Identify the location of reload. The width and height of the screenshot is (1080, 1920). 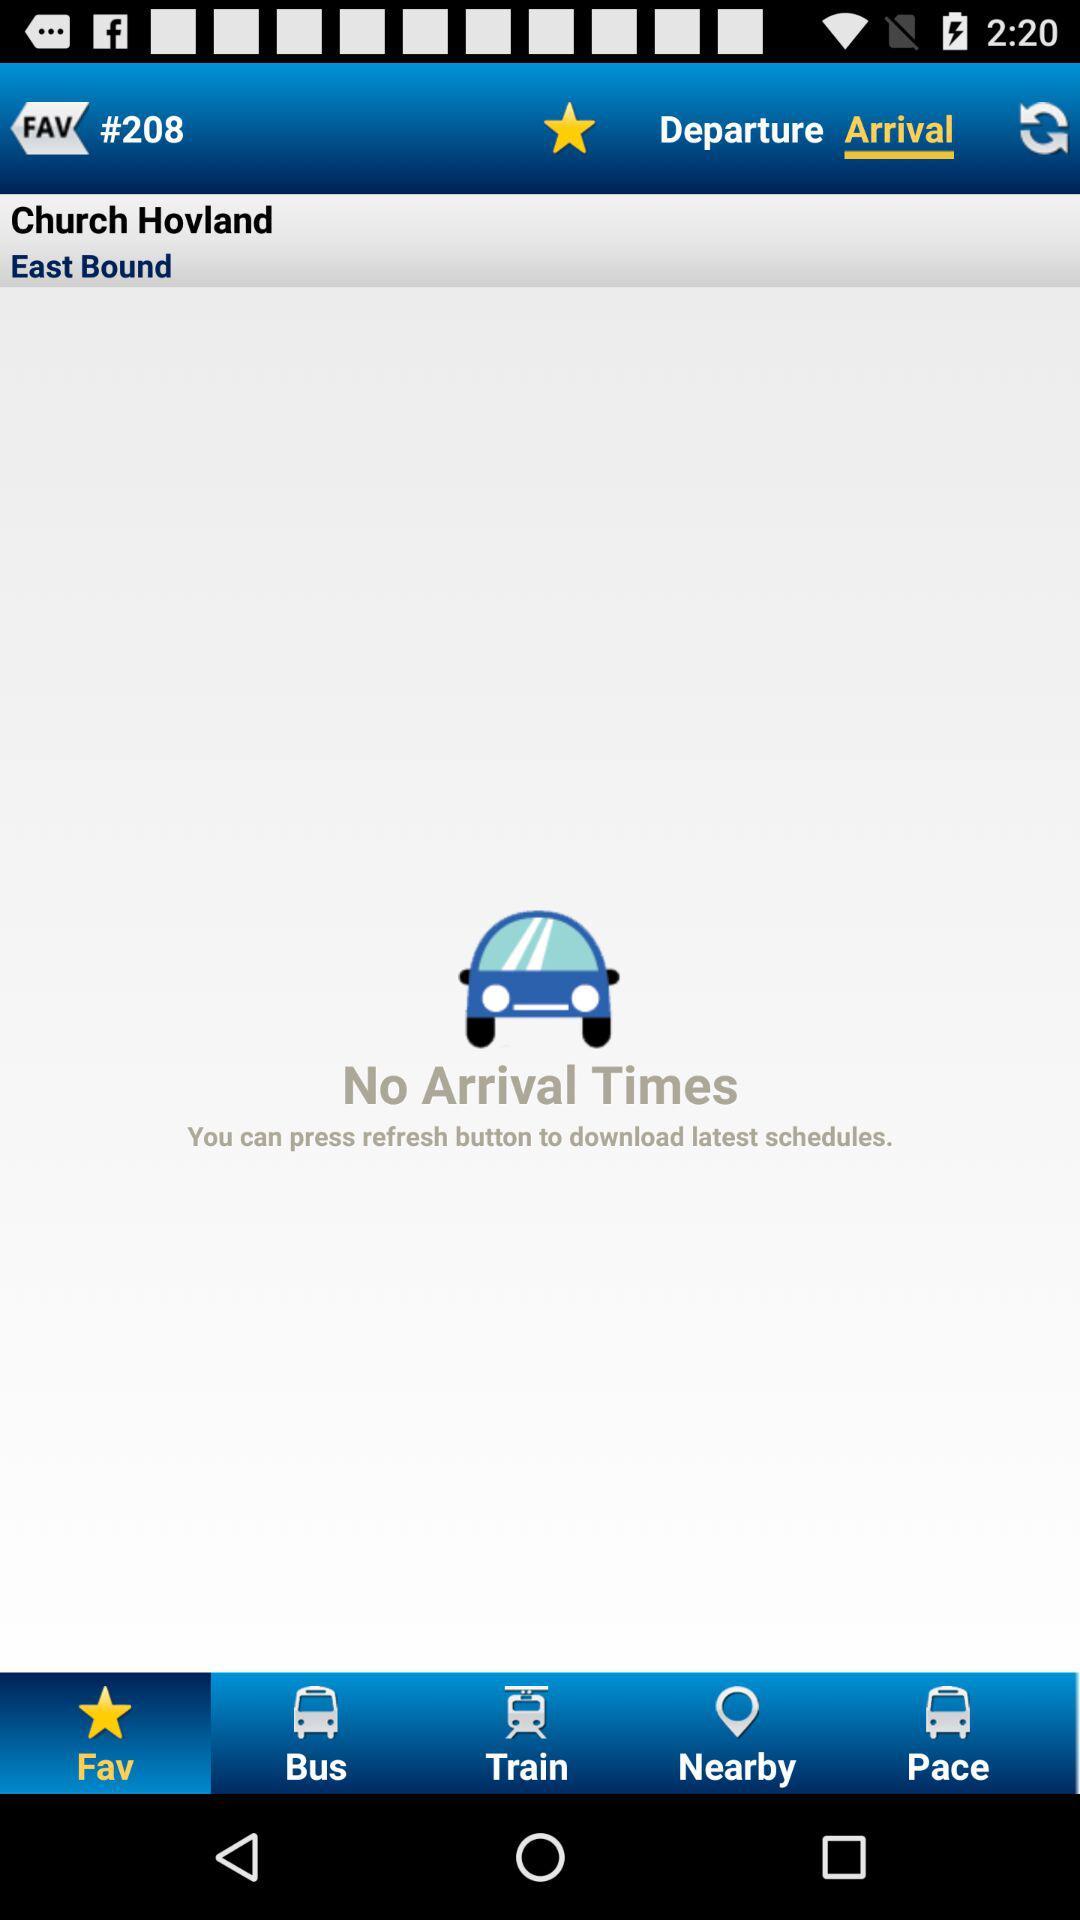
(1042, 127).